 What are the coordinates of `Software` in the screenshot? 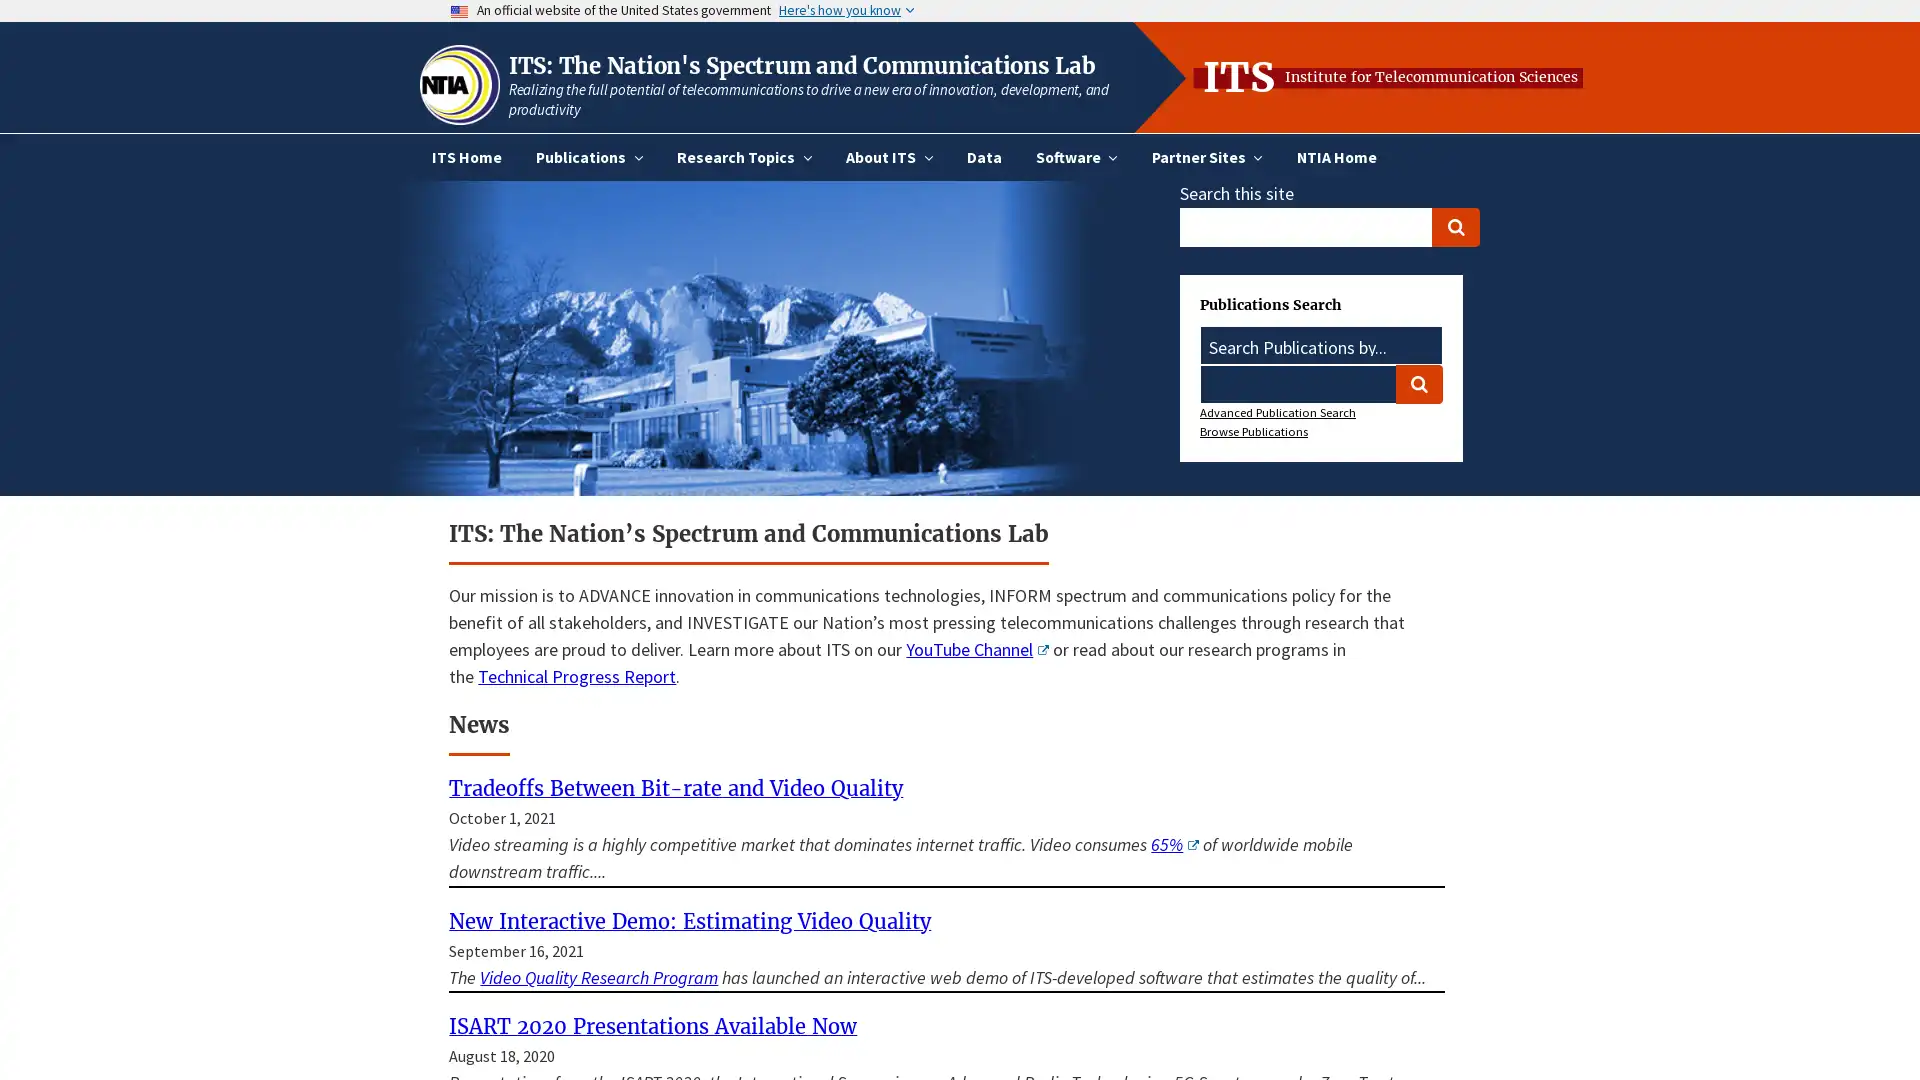 It's located at (1074, 156).